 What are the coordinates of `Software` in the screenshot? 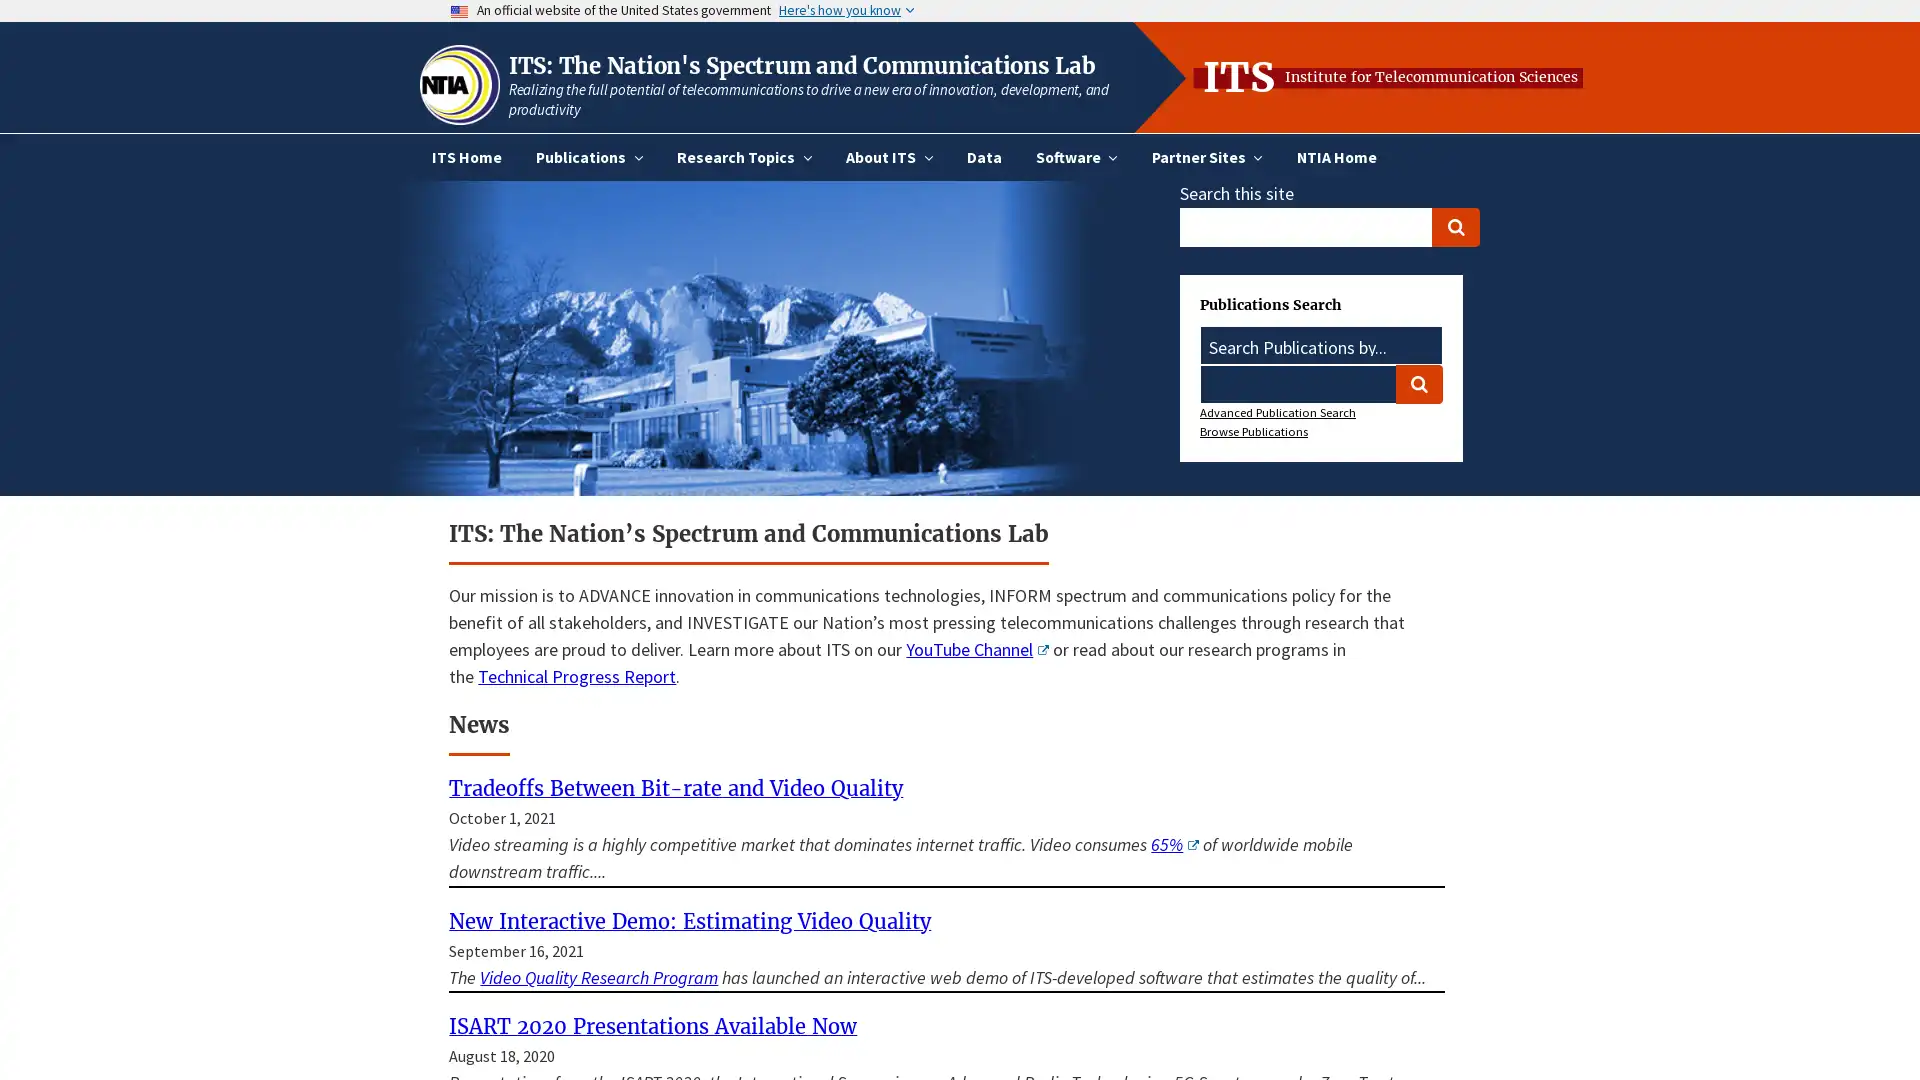 It's located at (1074, 156).